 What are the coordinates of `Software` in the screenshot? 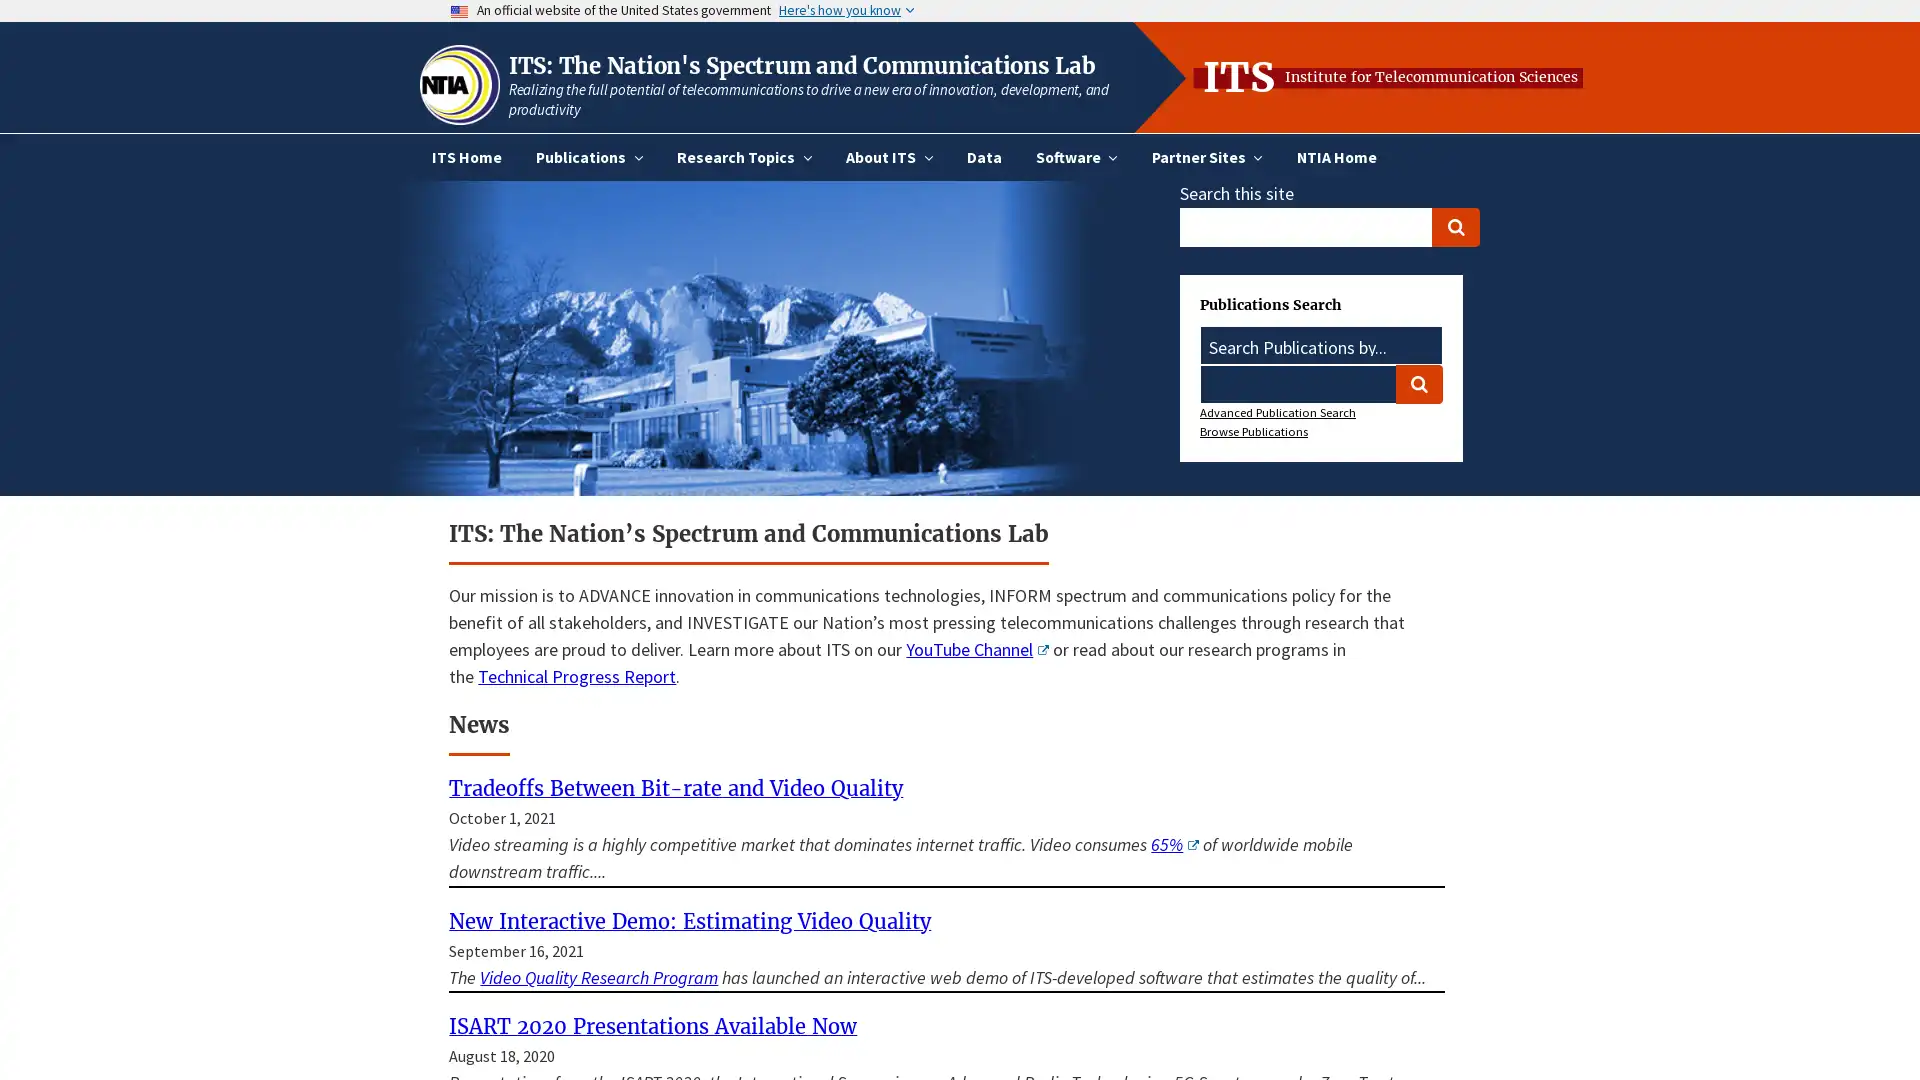 It's located at (1074, 156).